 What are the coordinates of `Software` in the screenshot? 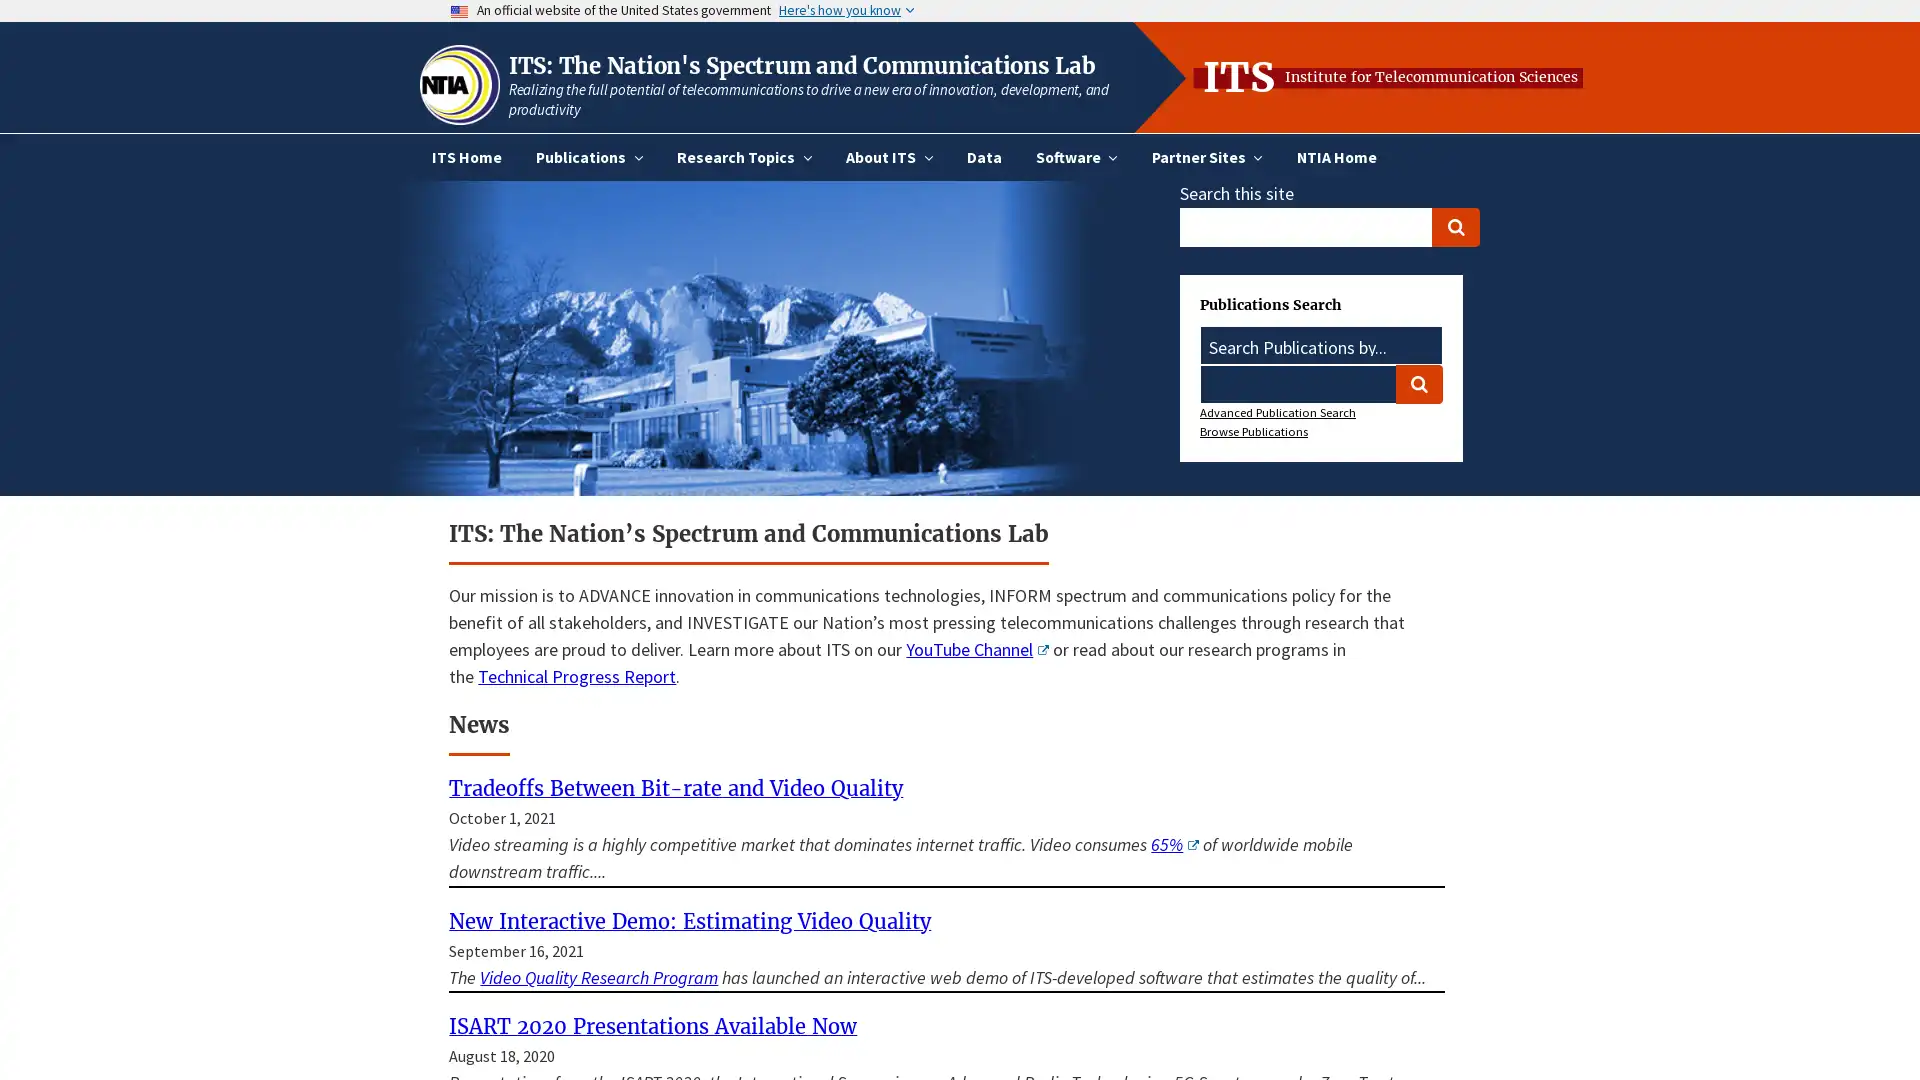 It's located at (1074, 156).